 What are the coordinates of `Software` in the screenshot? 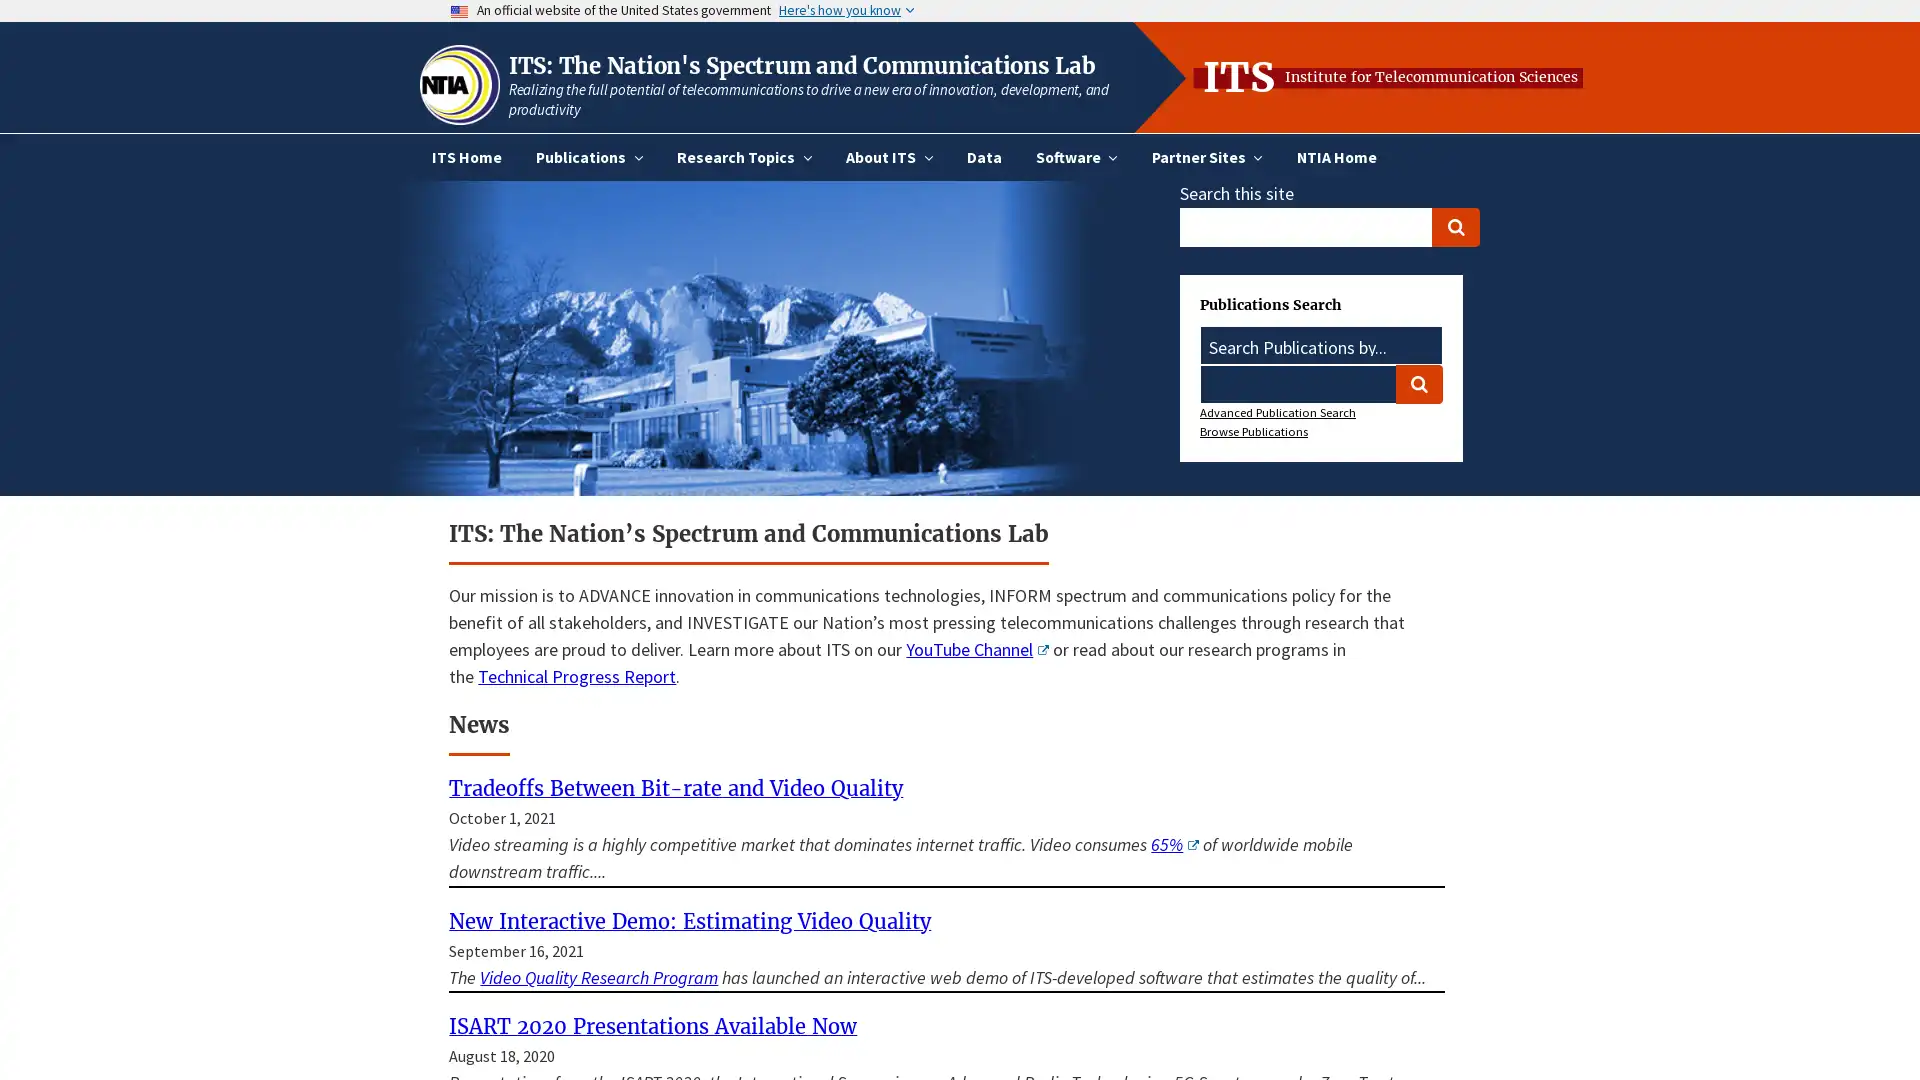 It's located at (1074, 156).